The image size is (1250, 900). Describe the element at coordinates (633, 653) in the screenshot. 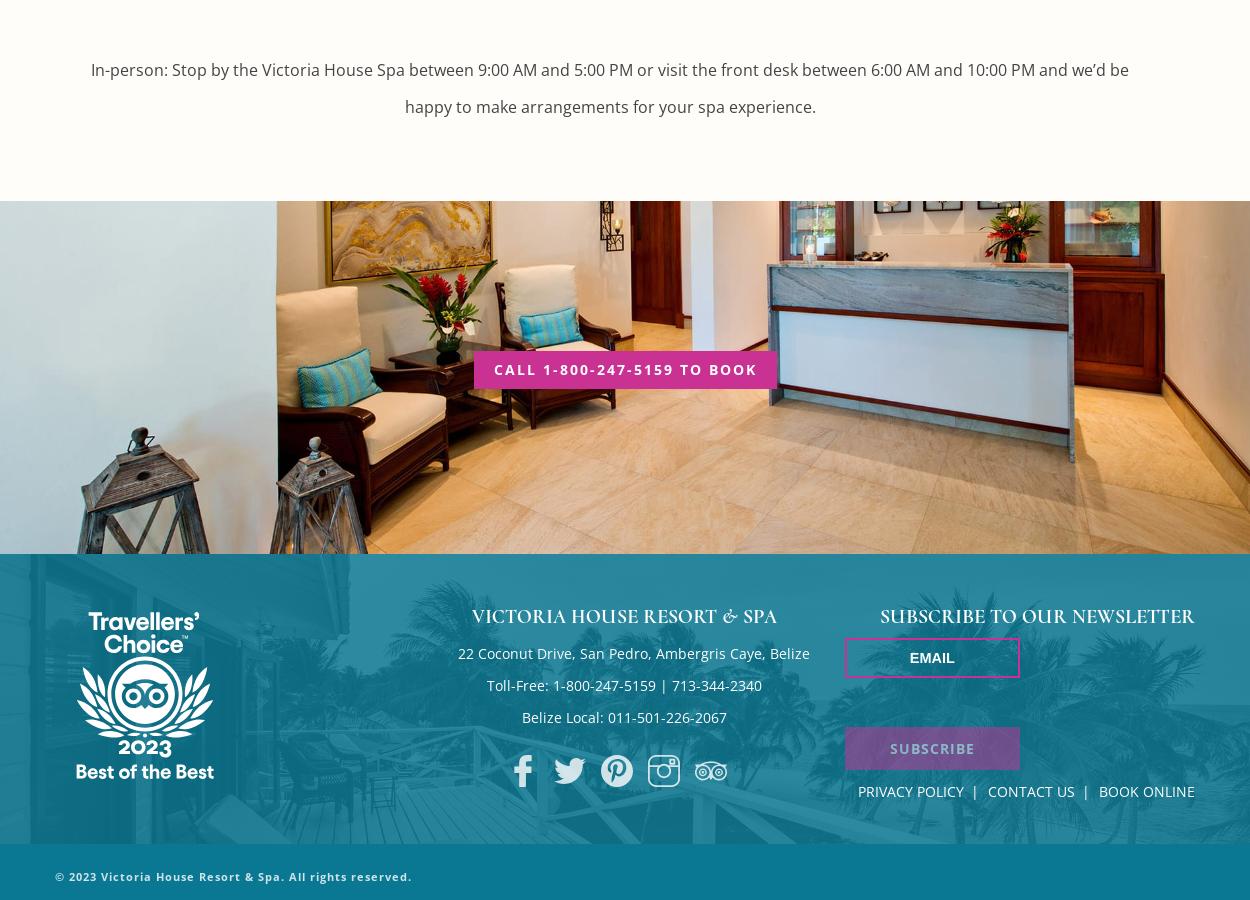

I see `'22 Coconut Drive, San Pedro, Ambergris Caye, Belize'` at that location.